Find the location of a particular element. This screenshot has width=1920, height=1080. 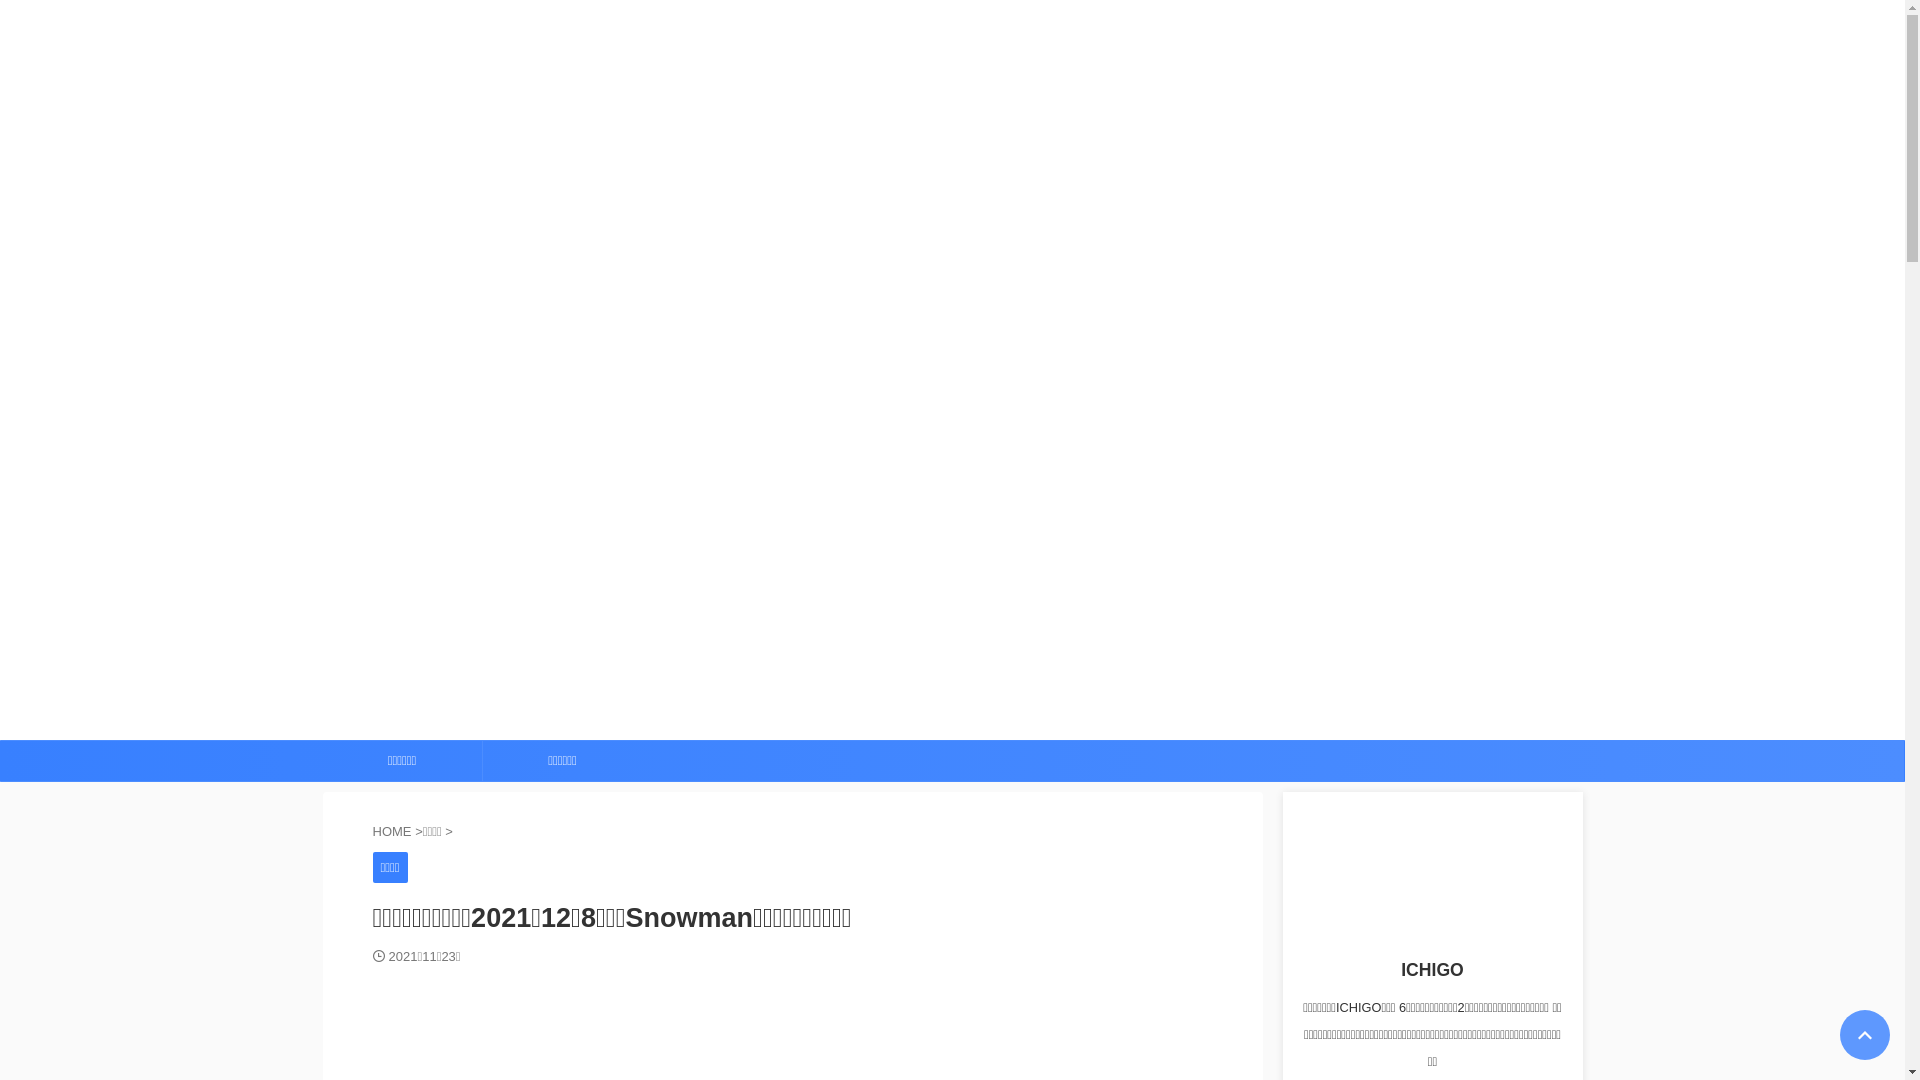

'HOME' is located at coordinates (393, 831).